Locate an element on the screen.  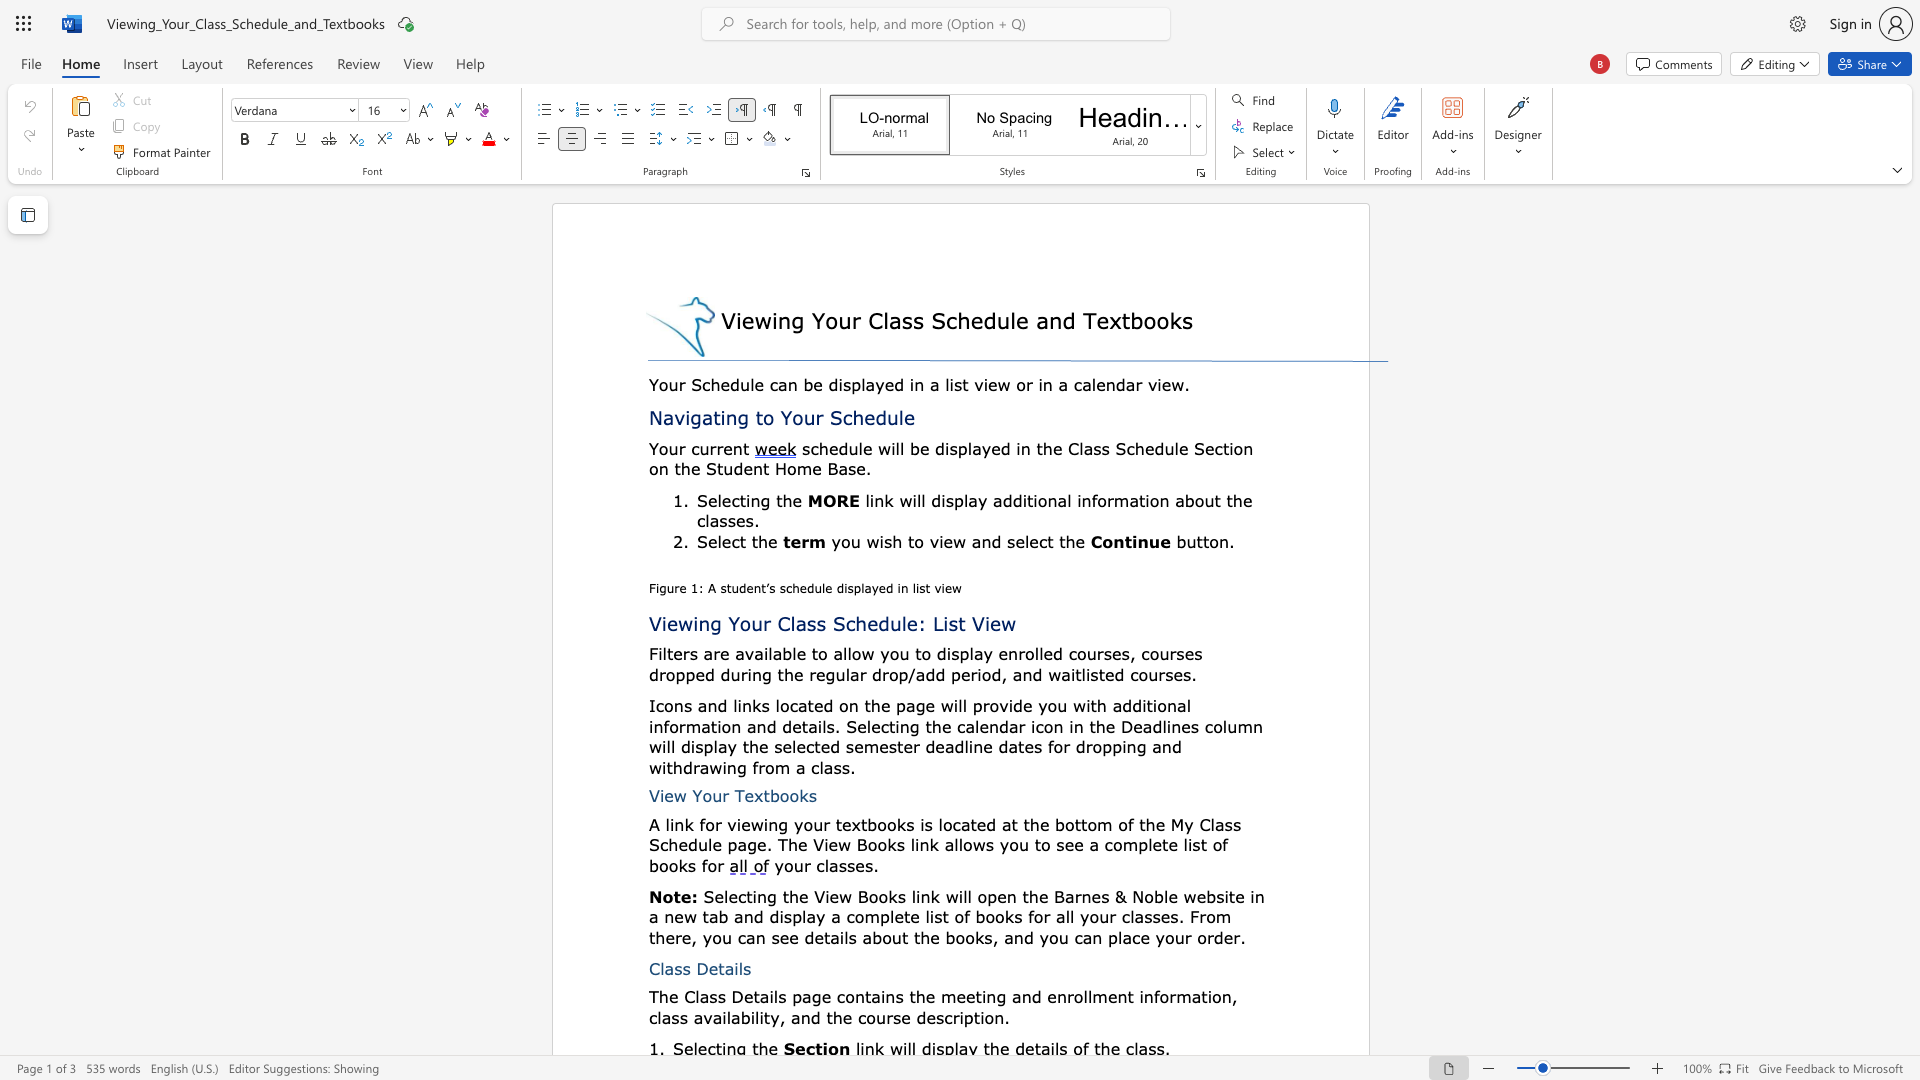
the subset text "ona" within the text "additional" is located at coordinates (1157, 704).